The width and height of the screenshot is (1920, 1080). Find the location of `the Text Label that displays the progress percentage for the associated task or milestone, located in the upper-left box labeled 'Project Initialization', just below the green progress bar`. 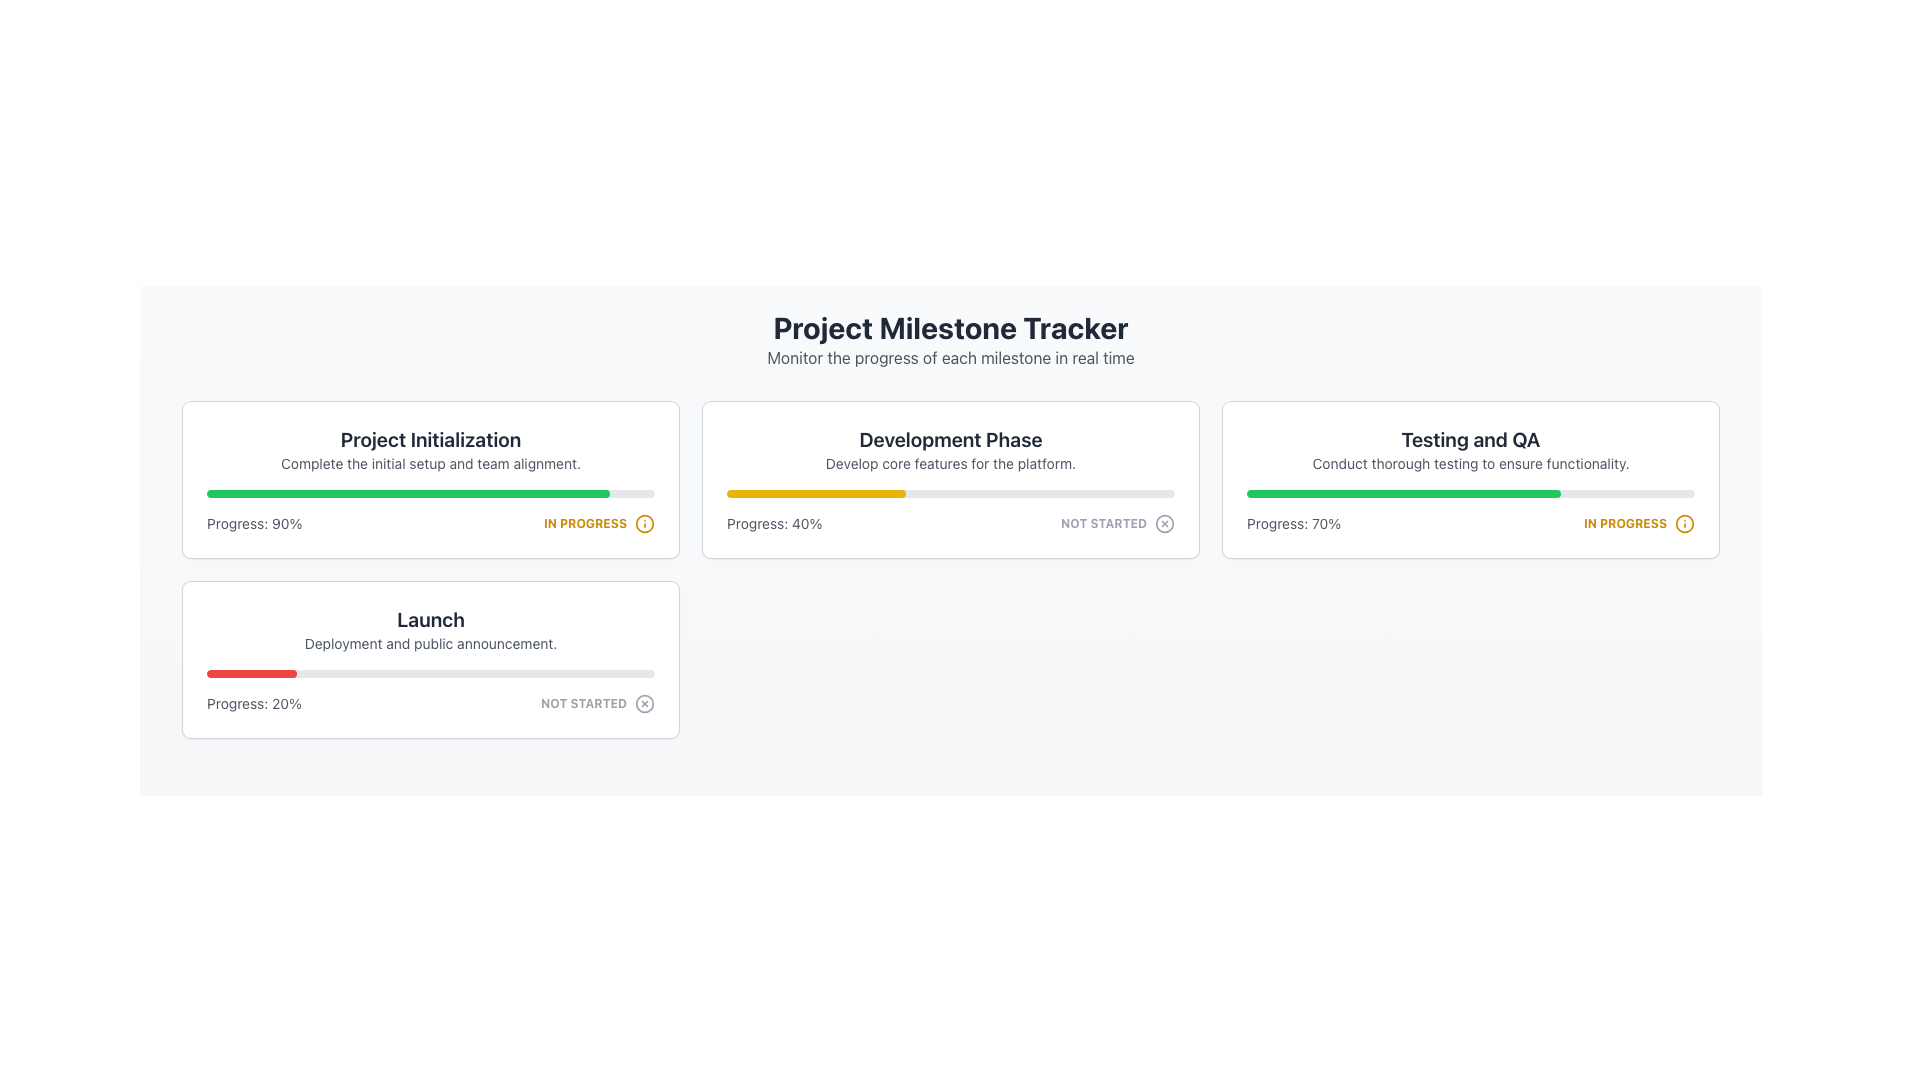

the Text Label that displays the progress percentage for the associated task or milestone, located in the upper-left box labeled 'Project Initialization', just below the green progress bar is located at coordinates (253, 523).